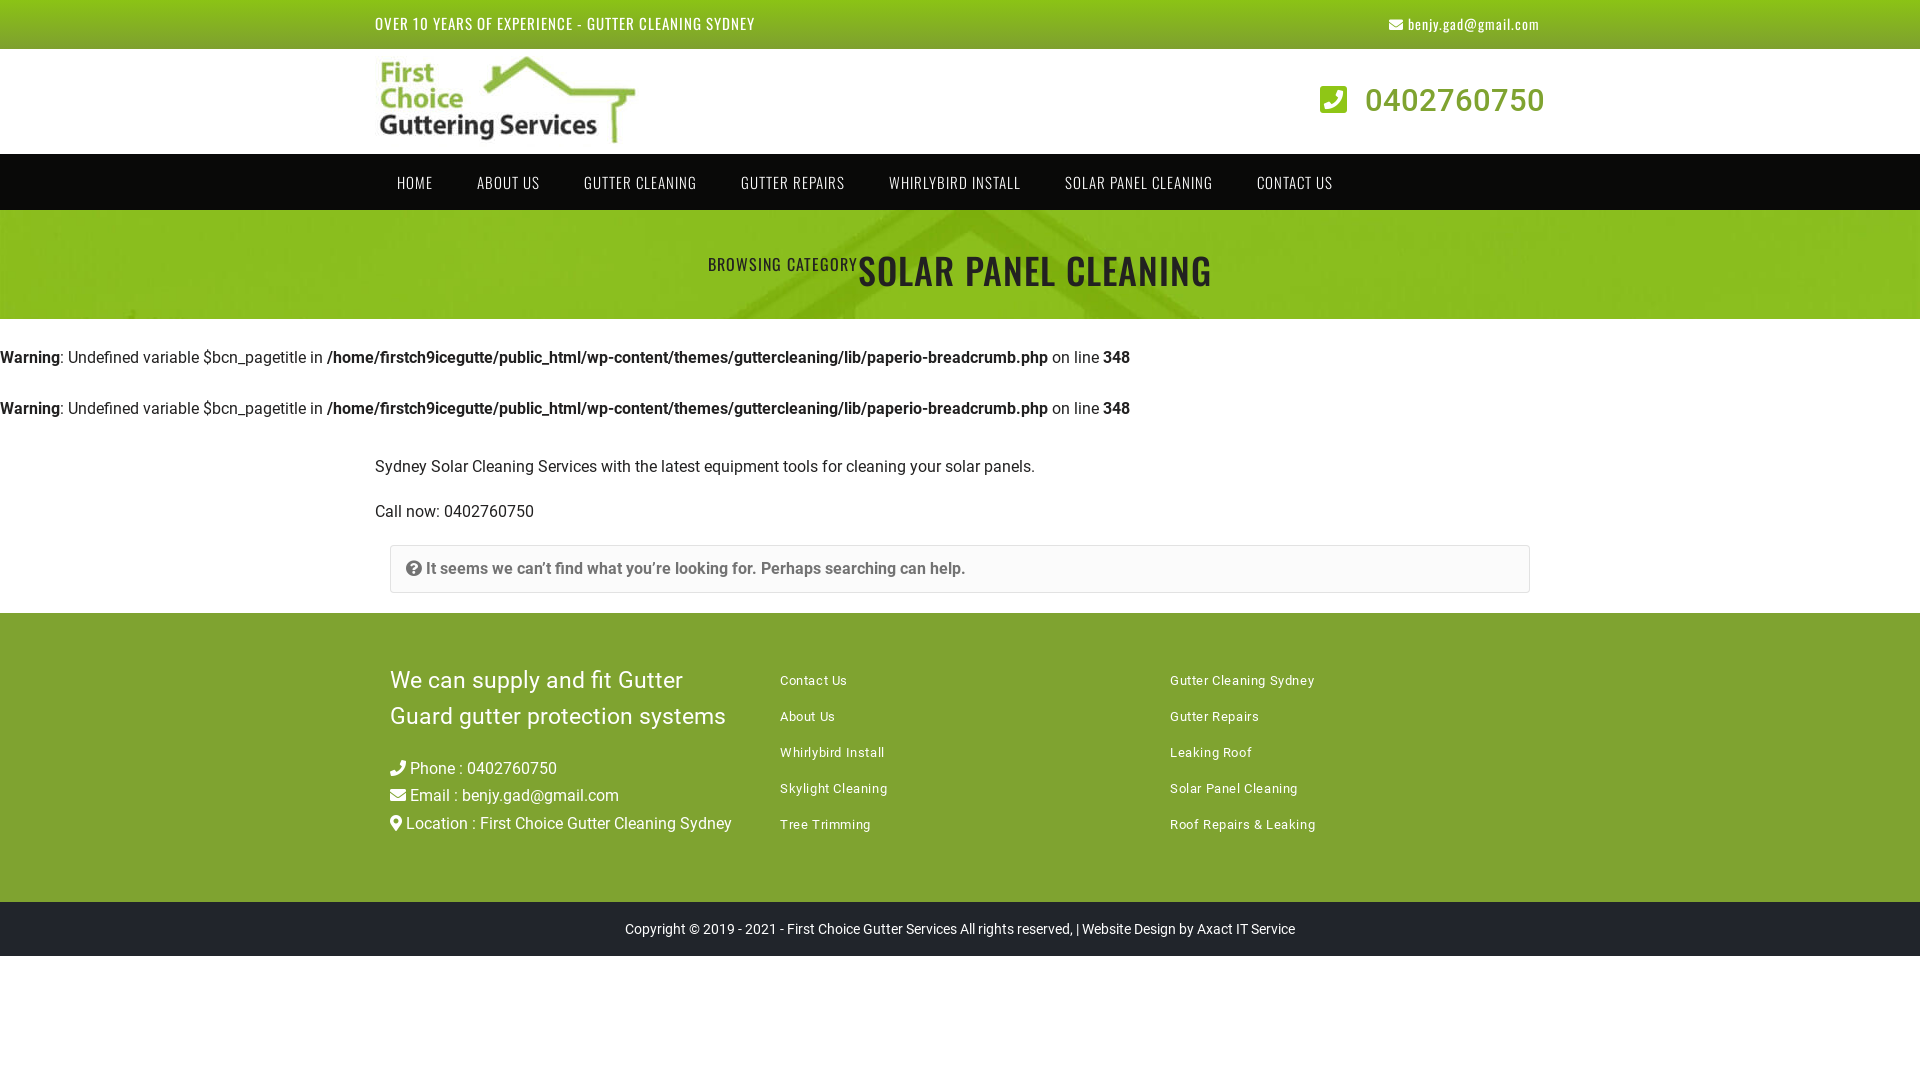 The image size is (1920, 1080). What do you see at coordinates (560, 823) in the screenshot?
I see `'Location : First Choice Gutter Cleaning Sydney'` at bounding box center [560, 823].